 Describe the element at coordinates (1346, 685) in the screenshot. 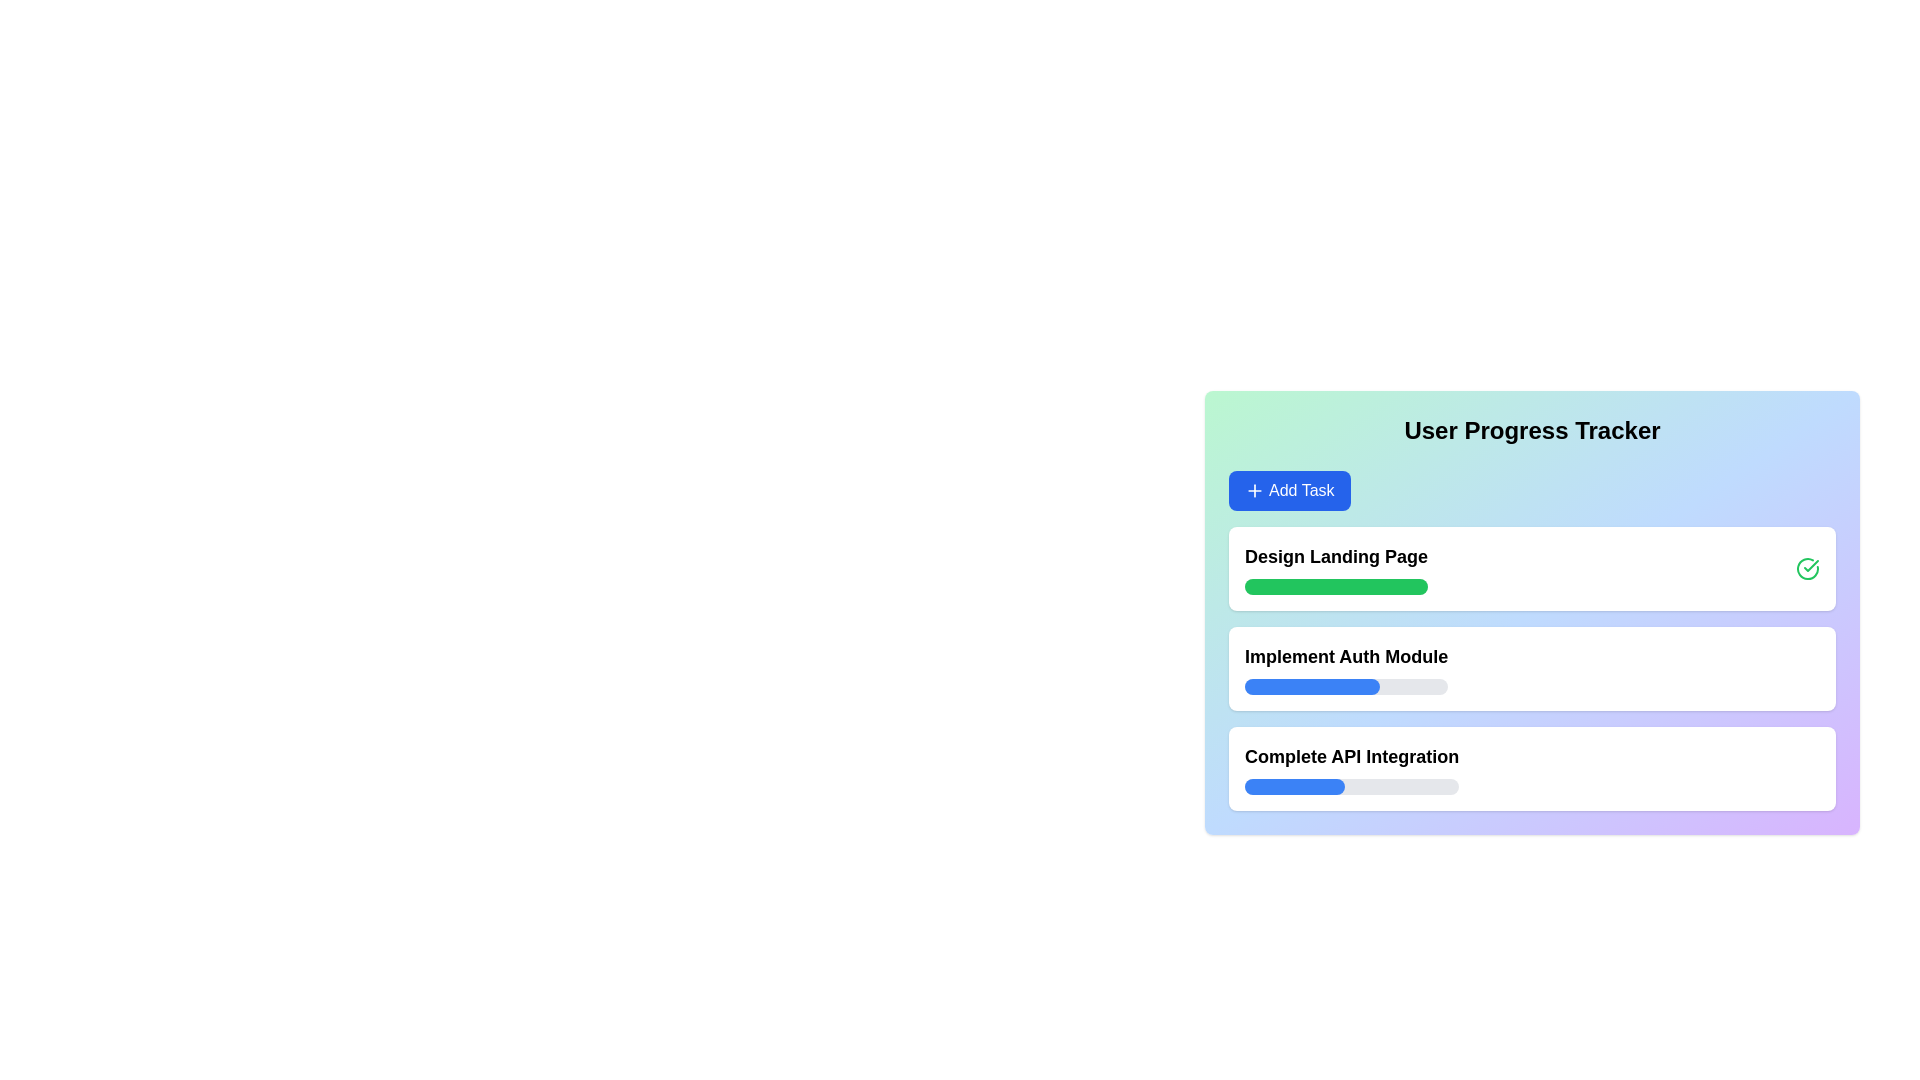

I see `the progress represented by the rounded progress bar indicating 63% completion for the 'Implement Auth Module' task in the User Progress Tracker` at that location.